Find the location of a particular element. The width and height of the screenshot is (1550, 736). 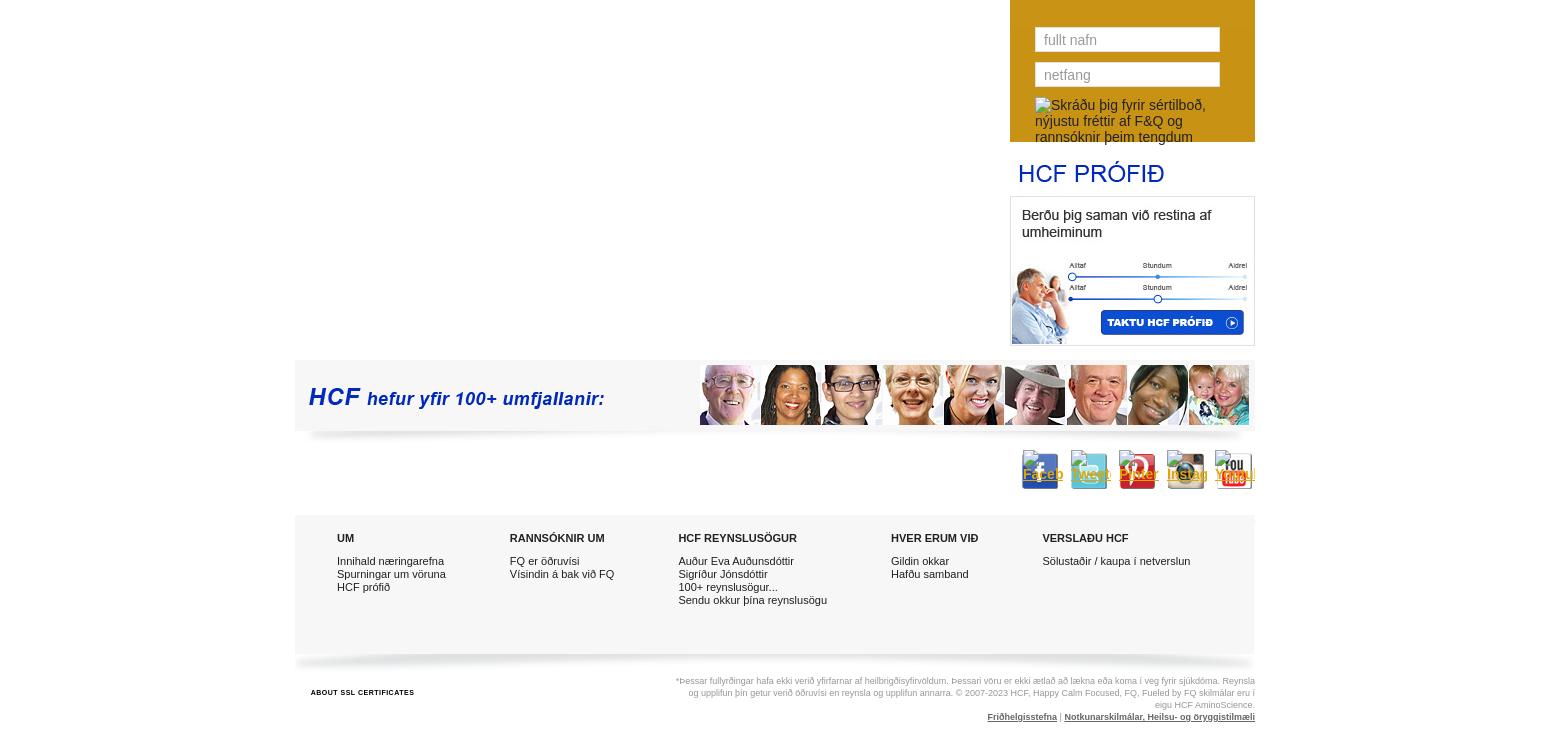

'UM' is located at coordinates (344, 538).